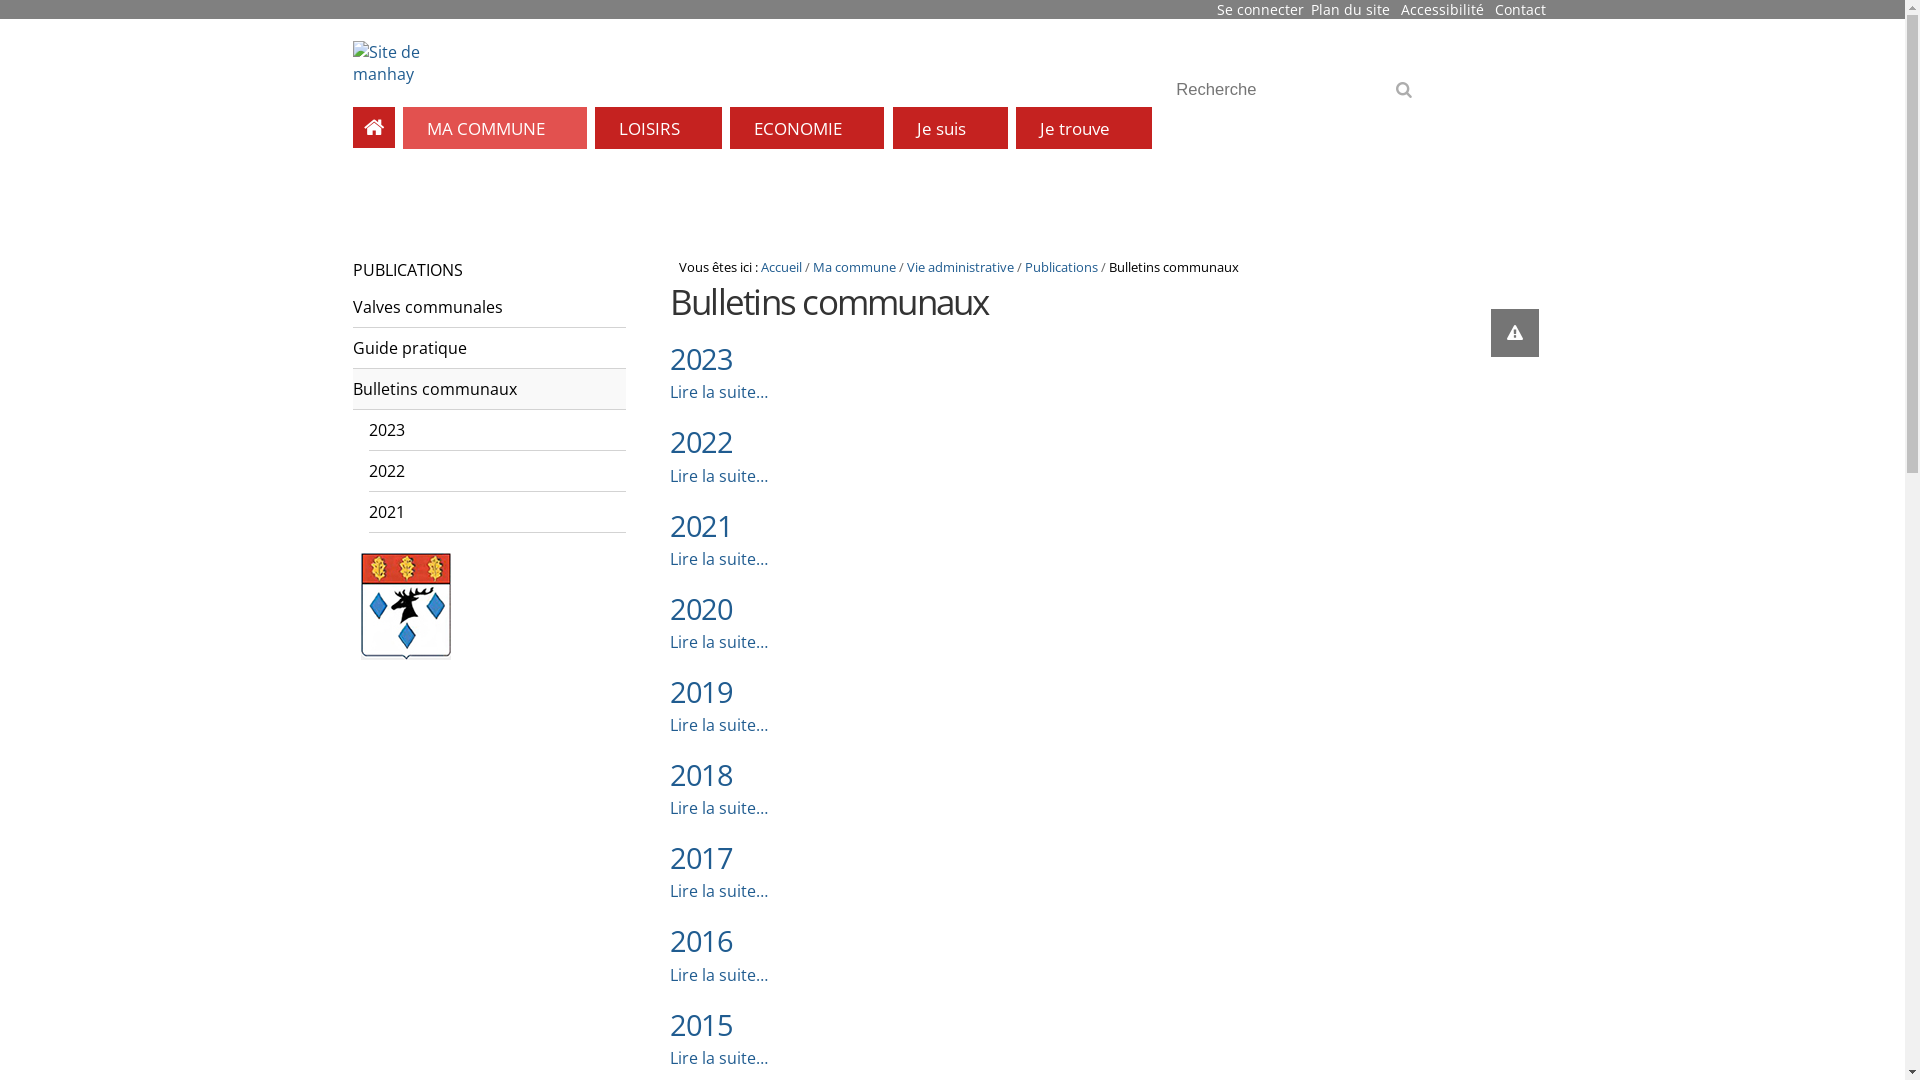  Describe the element at coordinates (658, 127) in the screenshot. I see `'LOISIRS'` at that location.